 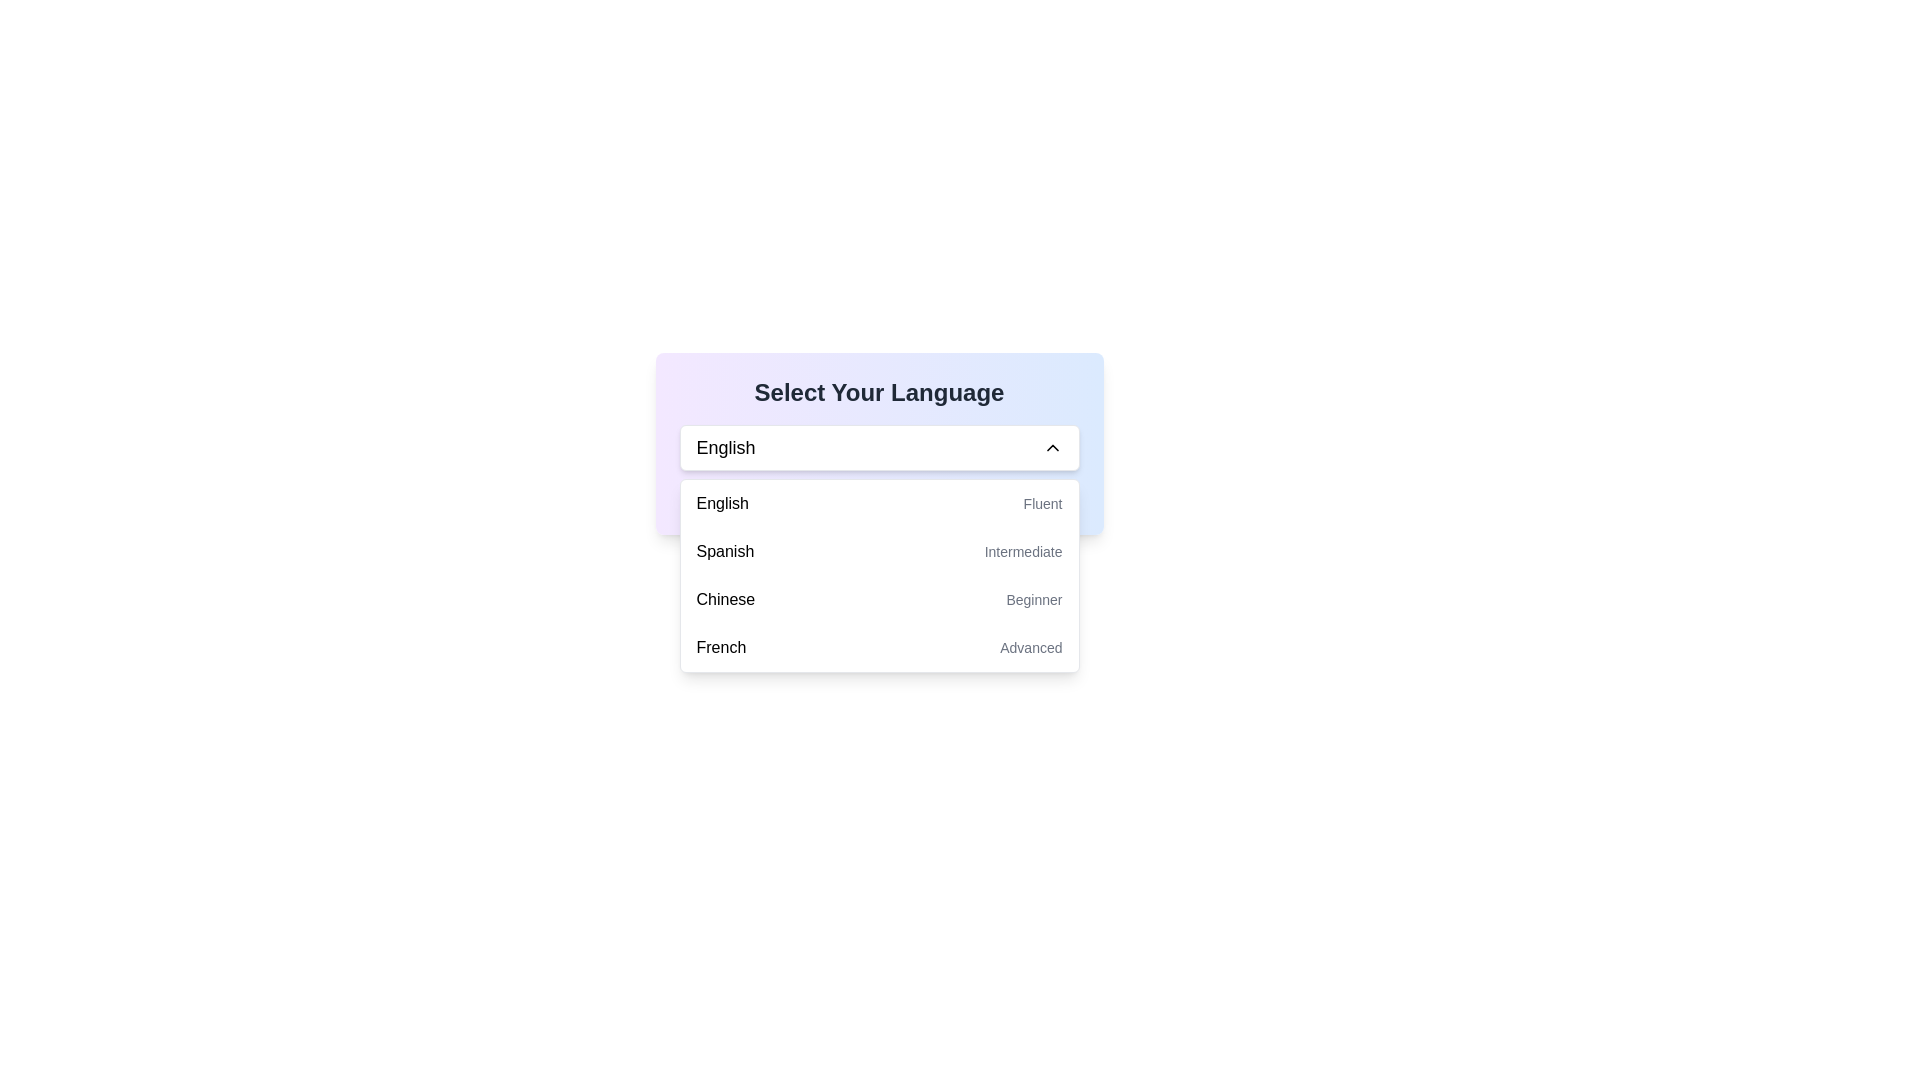 I want to click on the upward-pointing chevron icon located to the right of the text 'English', so click(x=1051, y=446).